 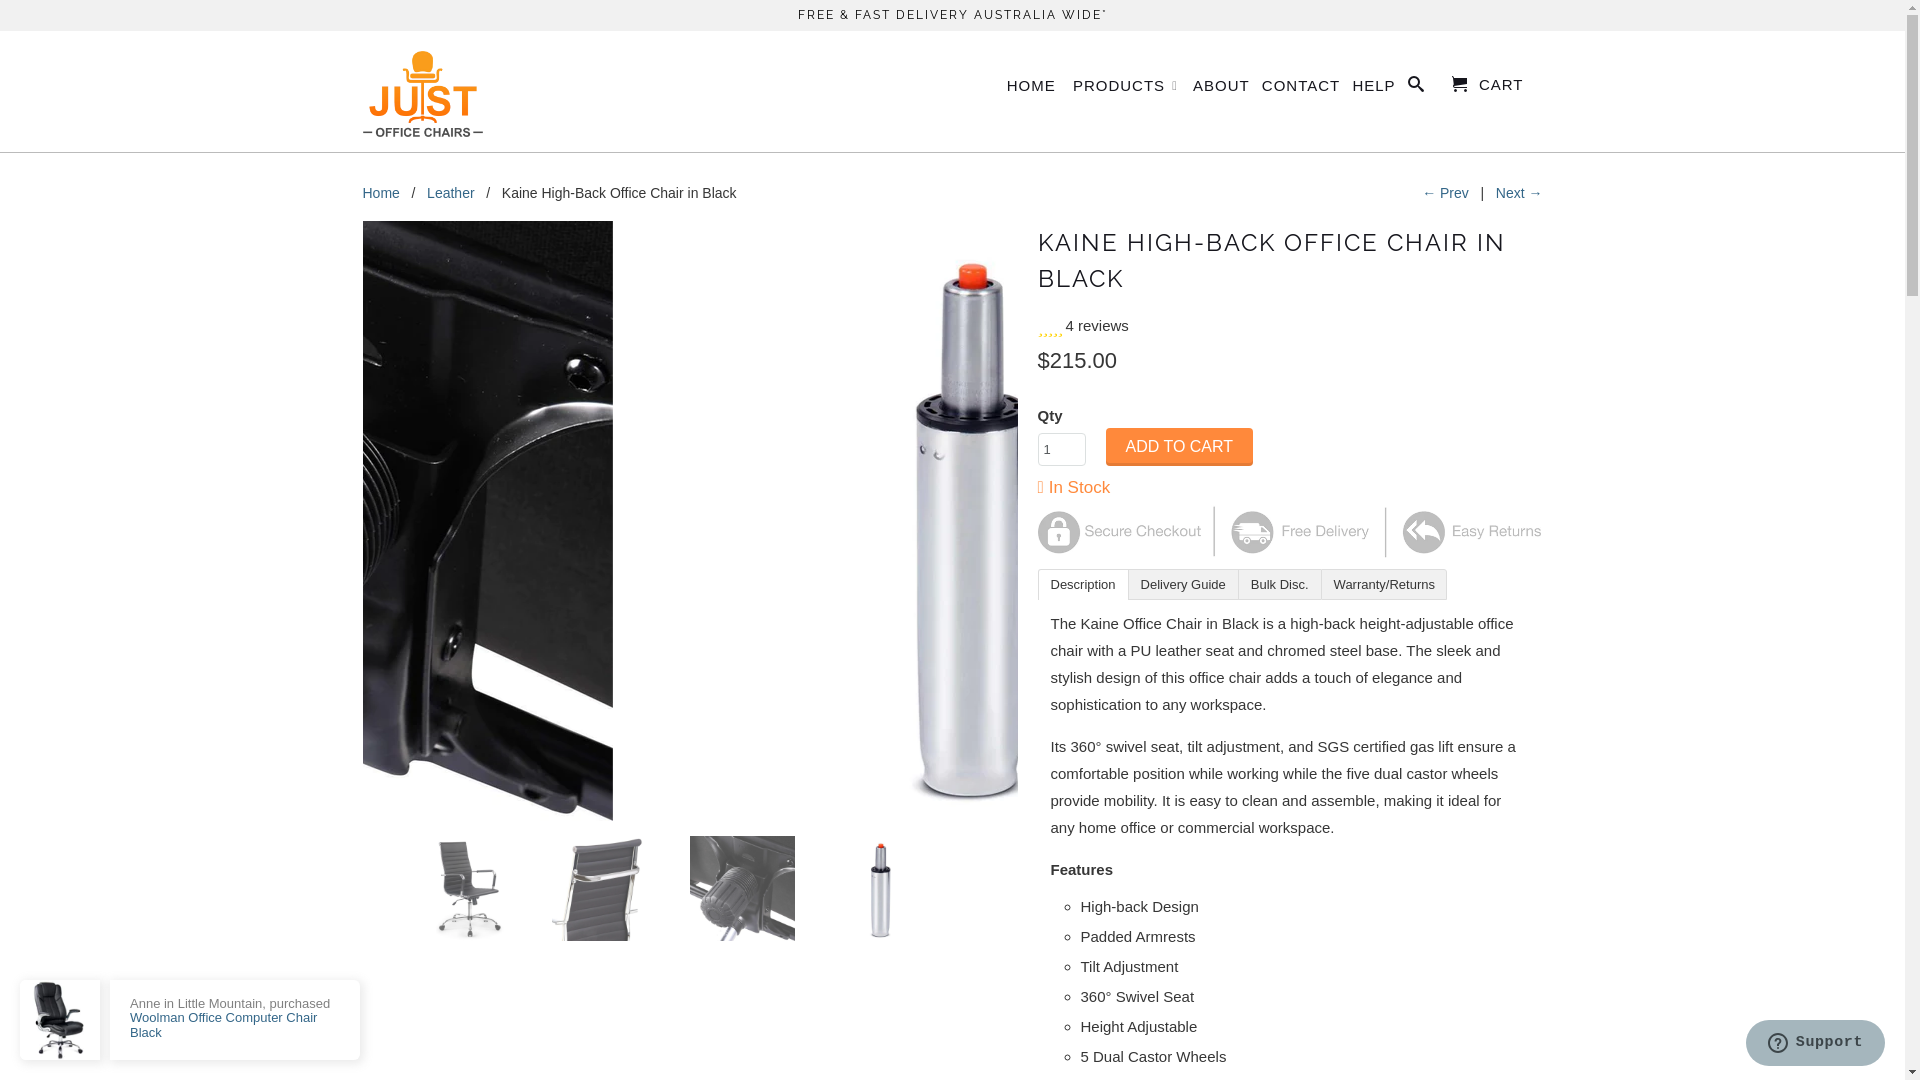 What do you see at coordinates (1278, 584) in the screenshot?
I see `'Bulk Disc.'` at bounding box center [1278, 584].